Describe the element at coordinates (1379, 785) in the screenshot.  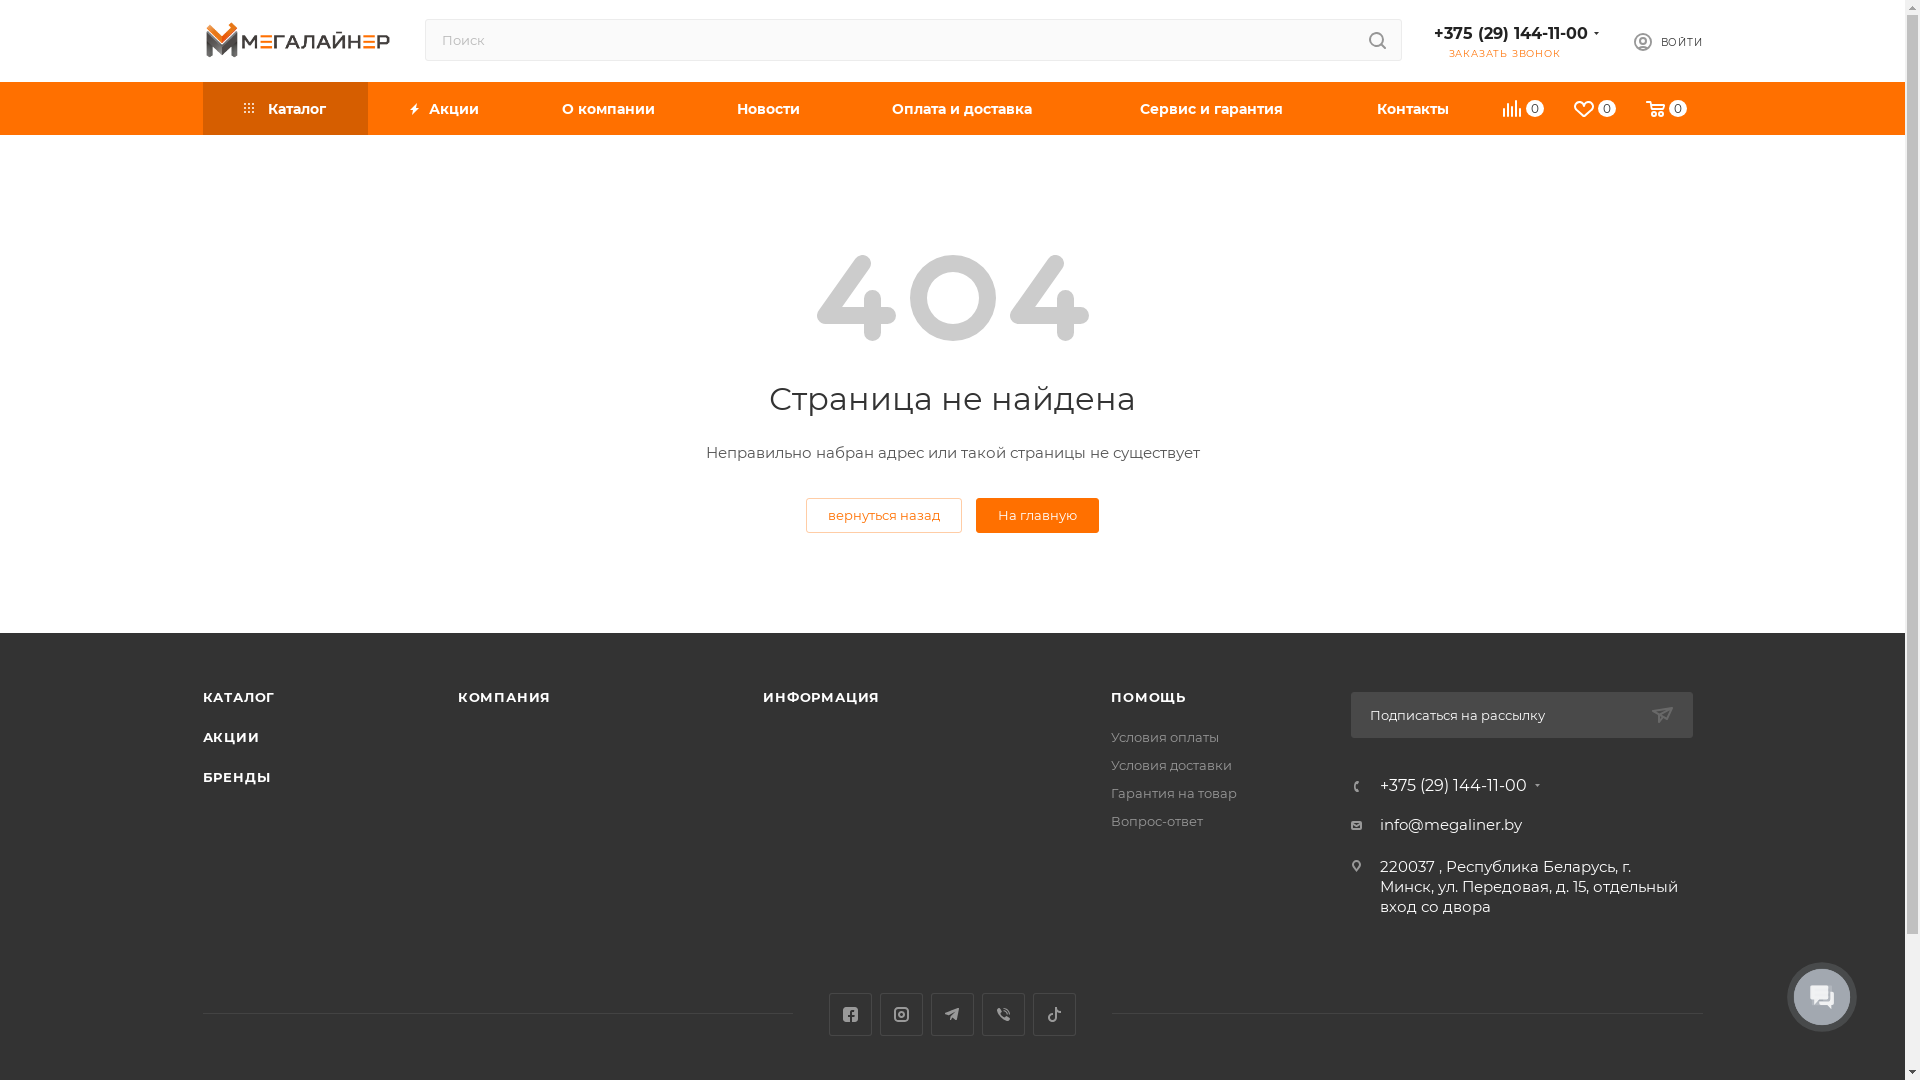
I see `'+375 (29) 144-11-00'` at that location.